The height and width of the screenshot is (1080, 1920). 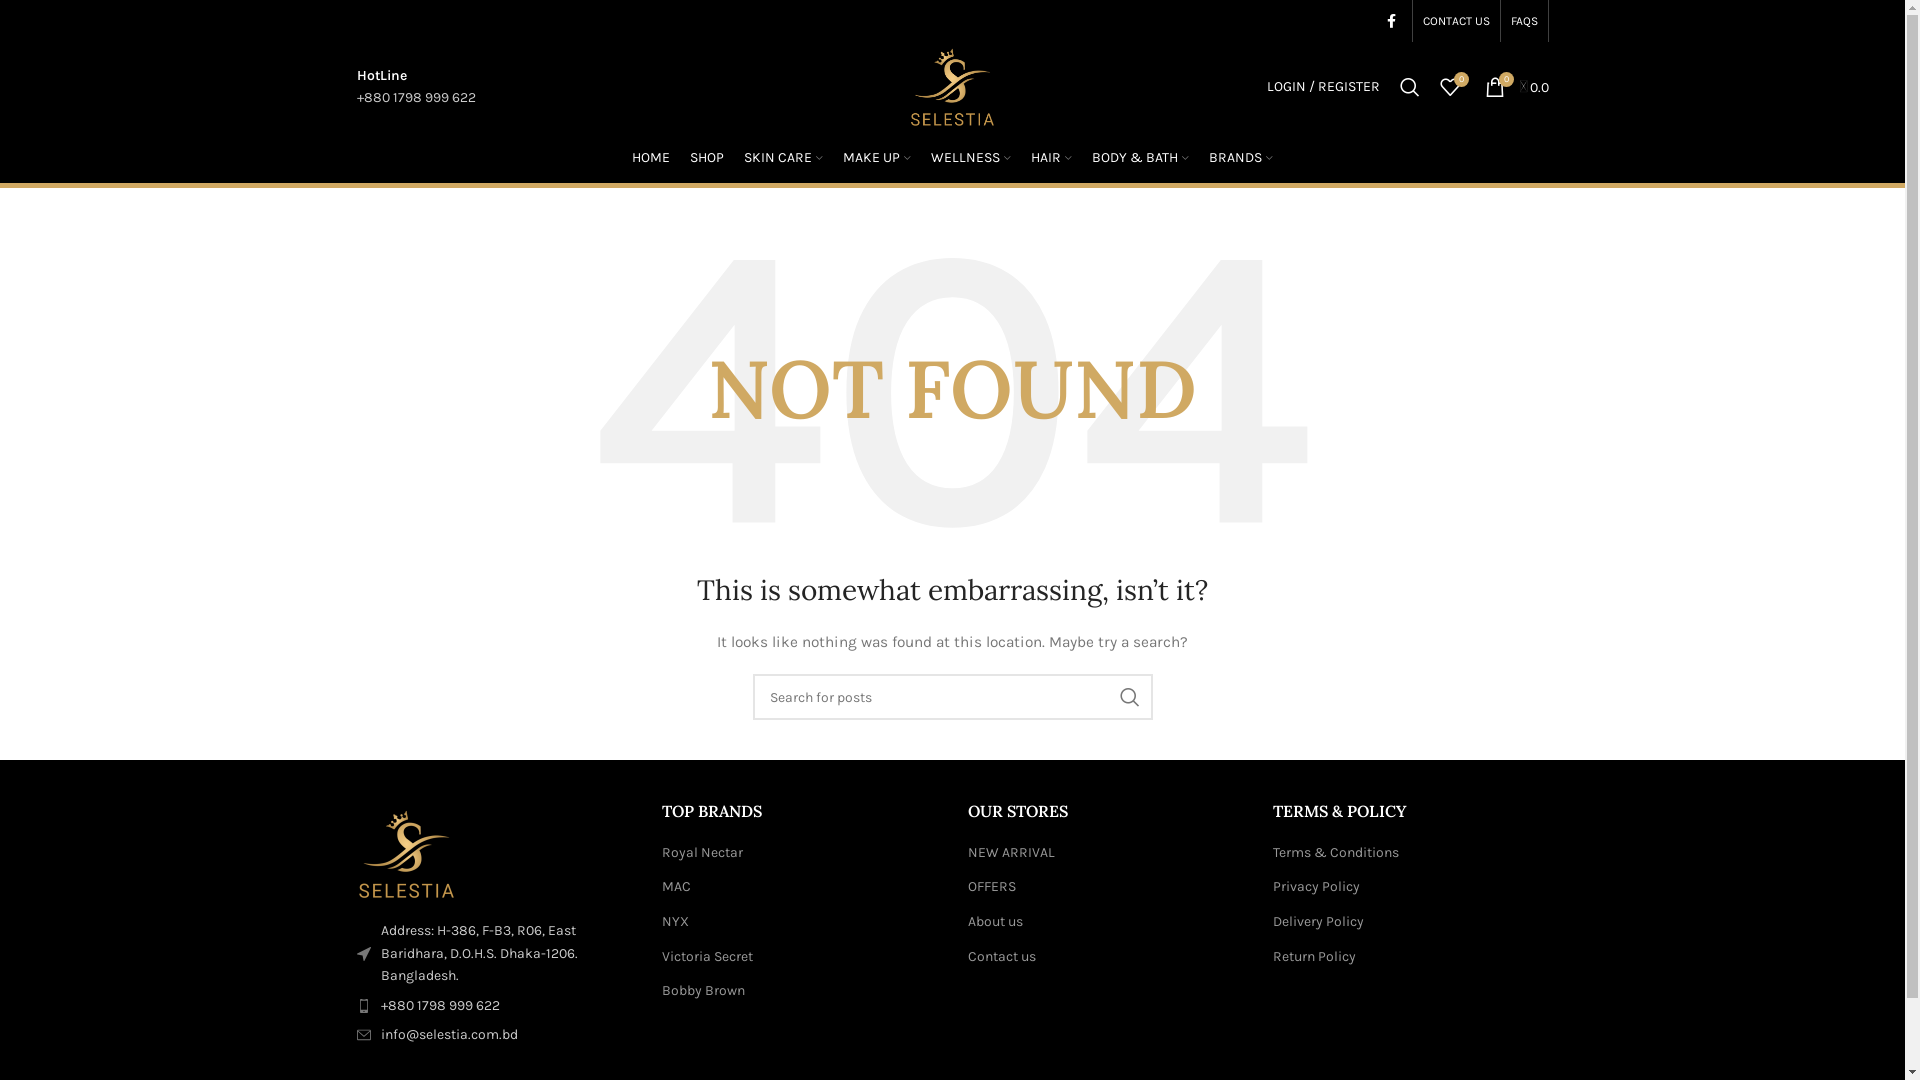 I want to click on 'MAKE UP', so click(x=877, y=157).